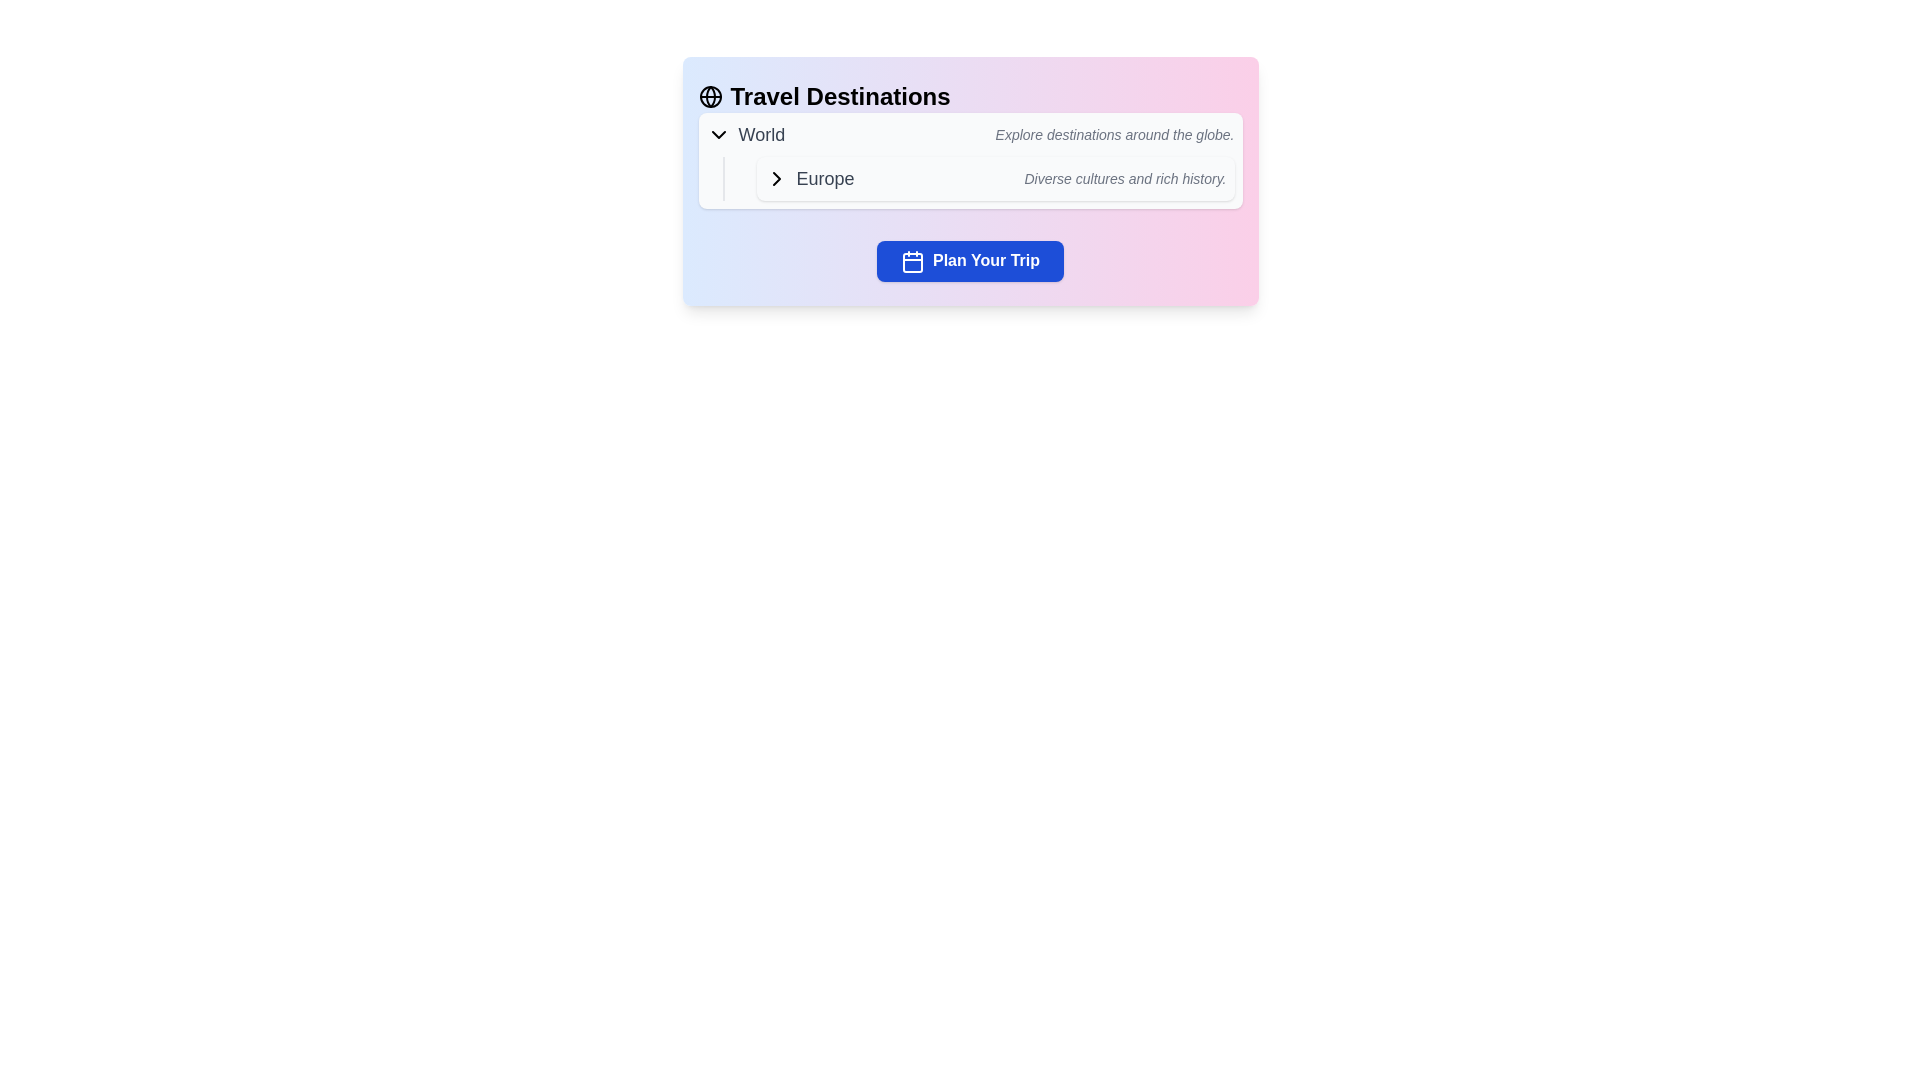 The image size is (1920, 1080). Describe the element at coordinates (970, 260) in the screenshot. I see `the call-to-action button located beneath the 'Travel Destinations' section` at that location.